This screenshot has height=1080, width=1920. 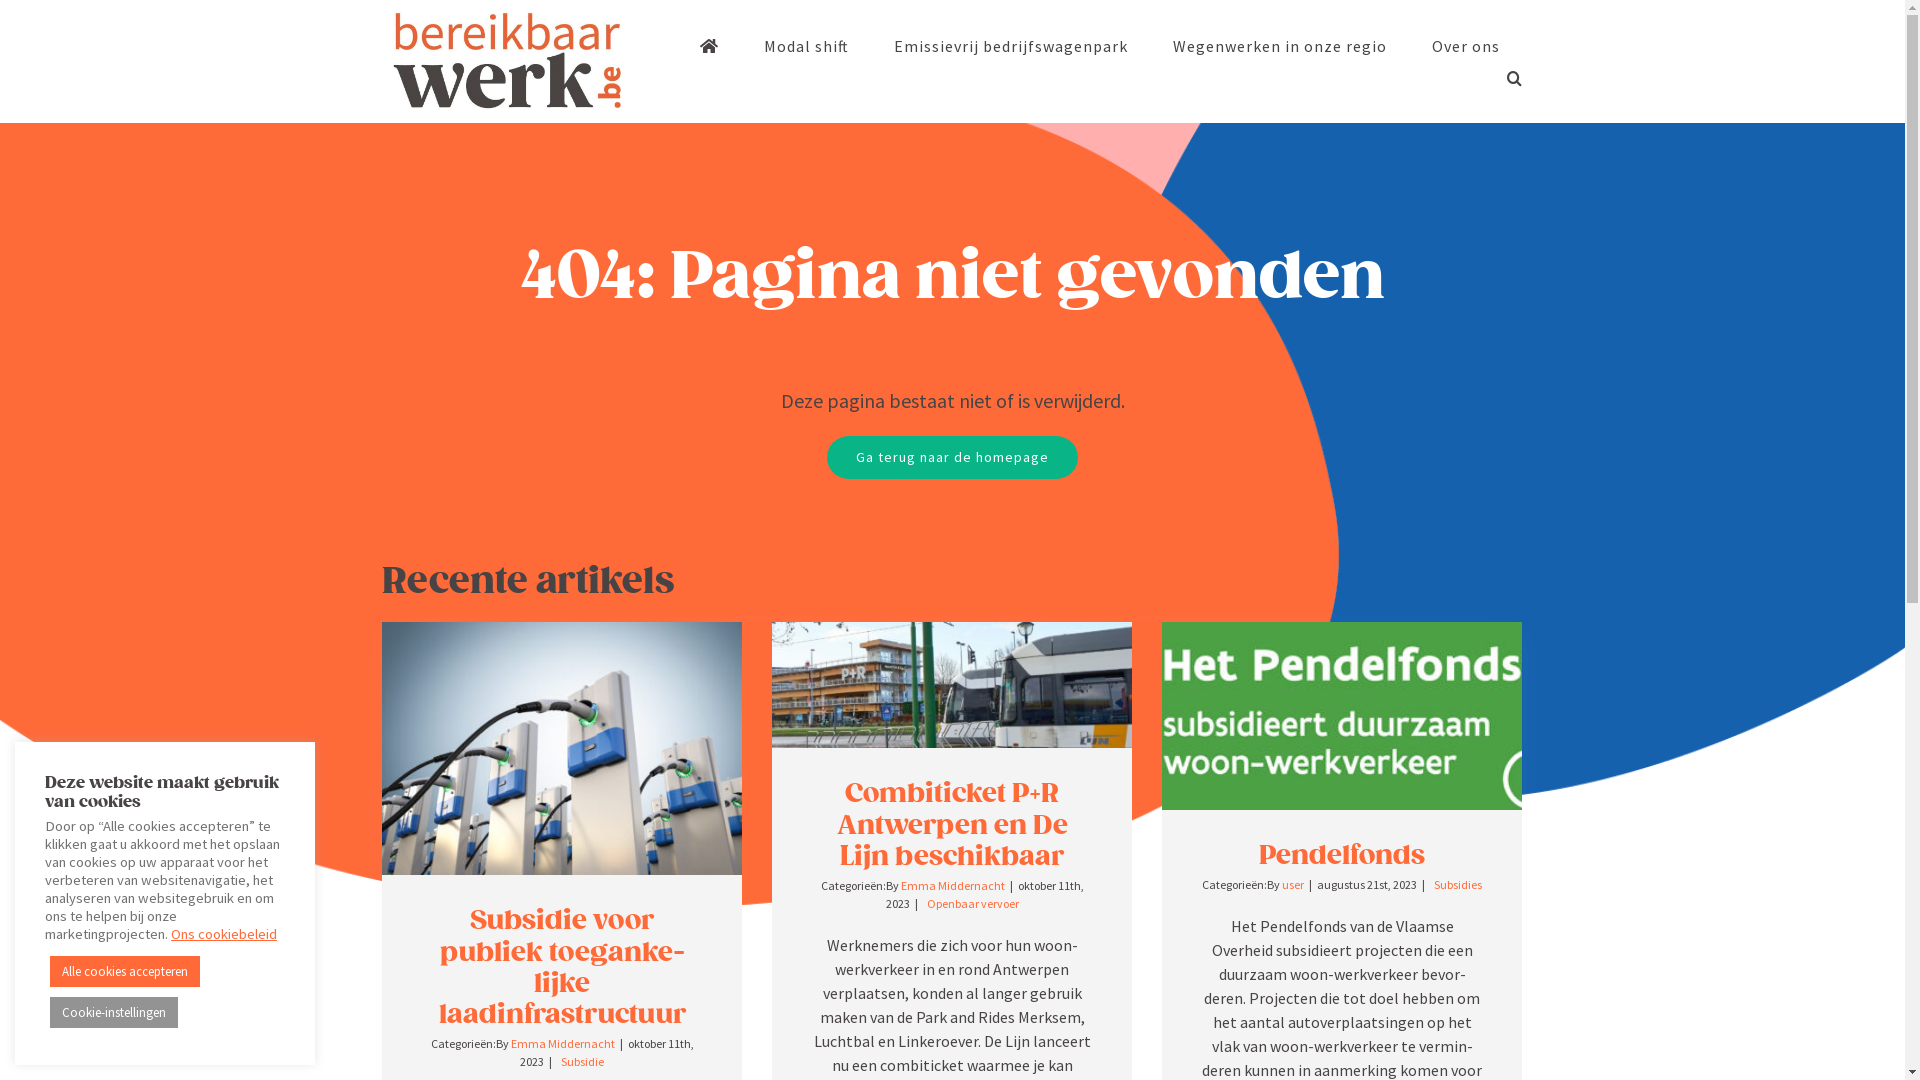 What do you see at coordinates (1430, 45) in the screenshot?
I see `'Over ons'` at bounding box center [1430, 45].